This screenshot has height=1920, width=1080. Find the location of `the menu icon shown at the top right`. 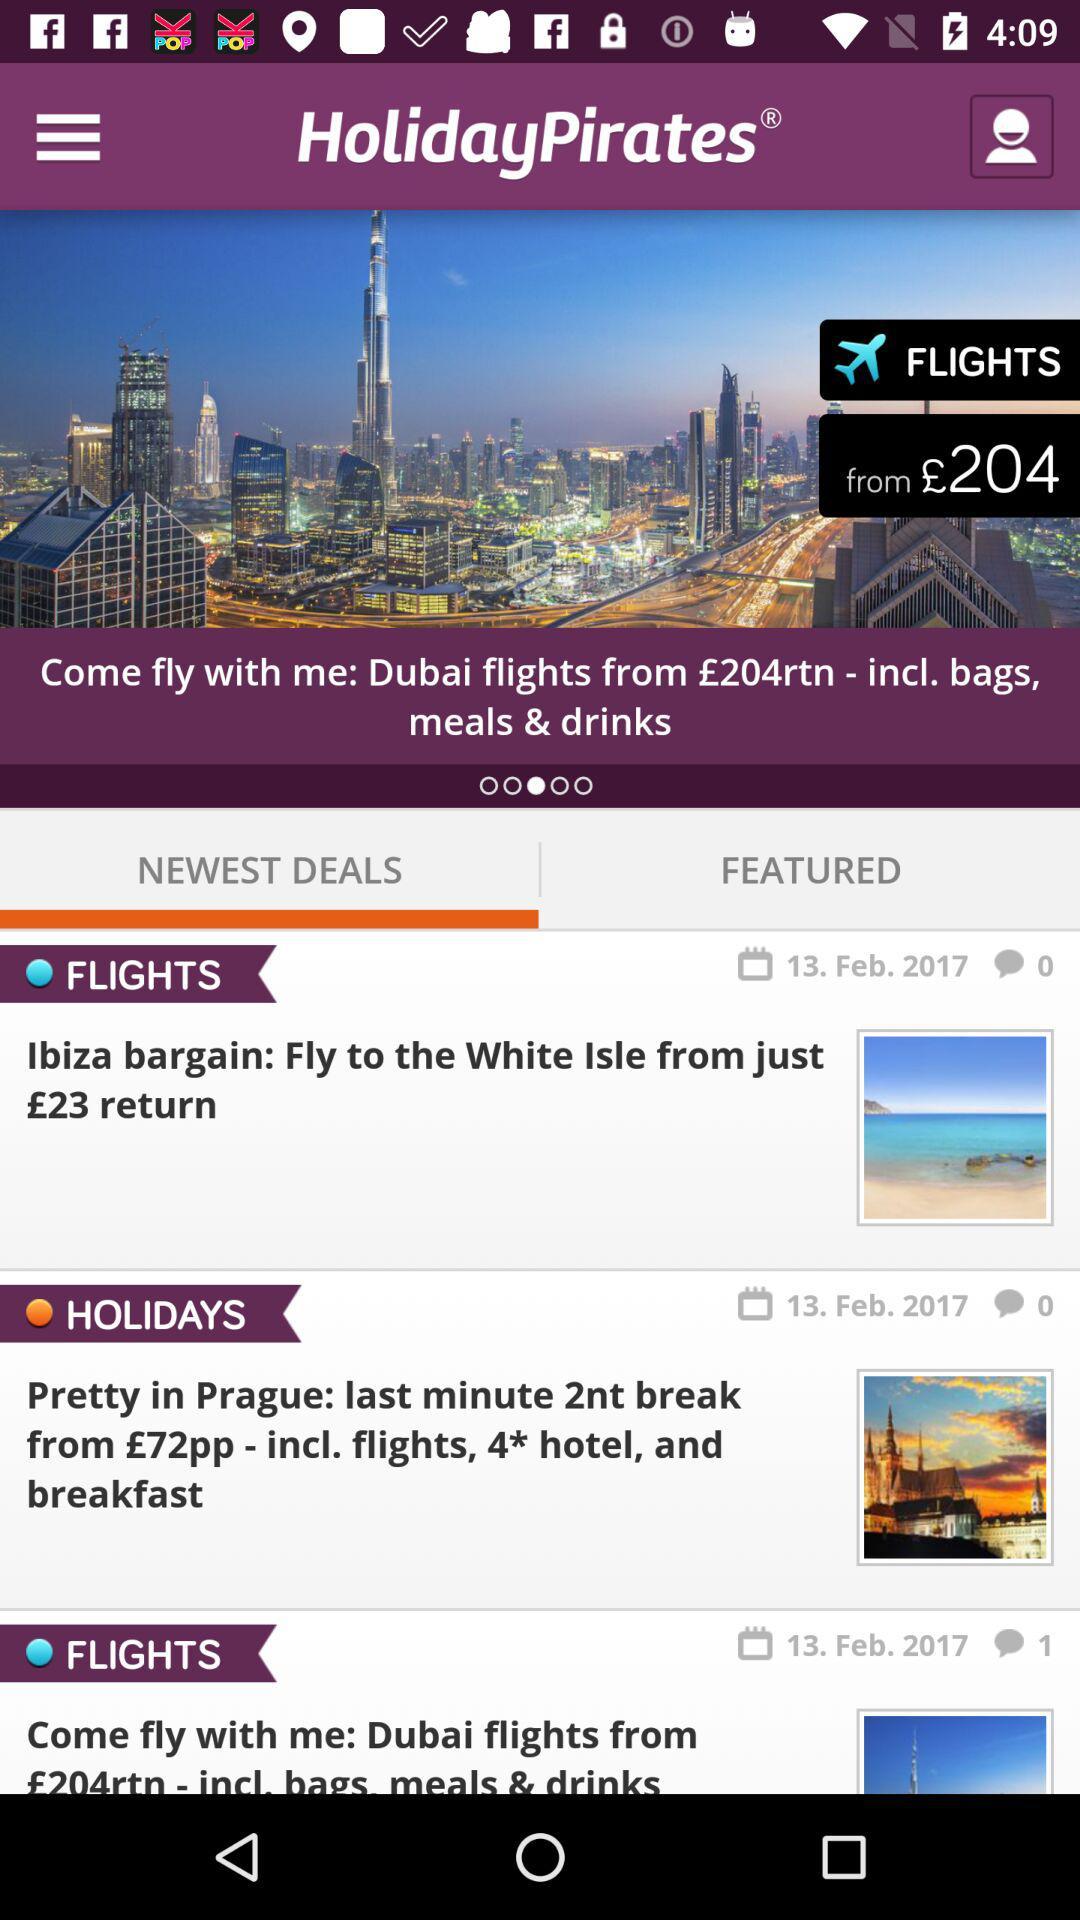

the menu icon shown at the top right is located at coordinates (87, 136).